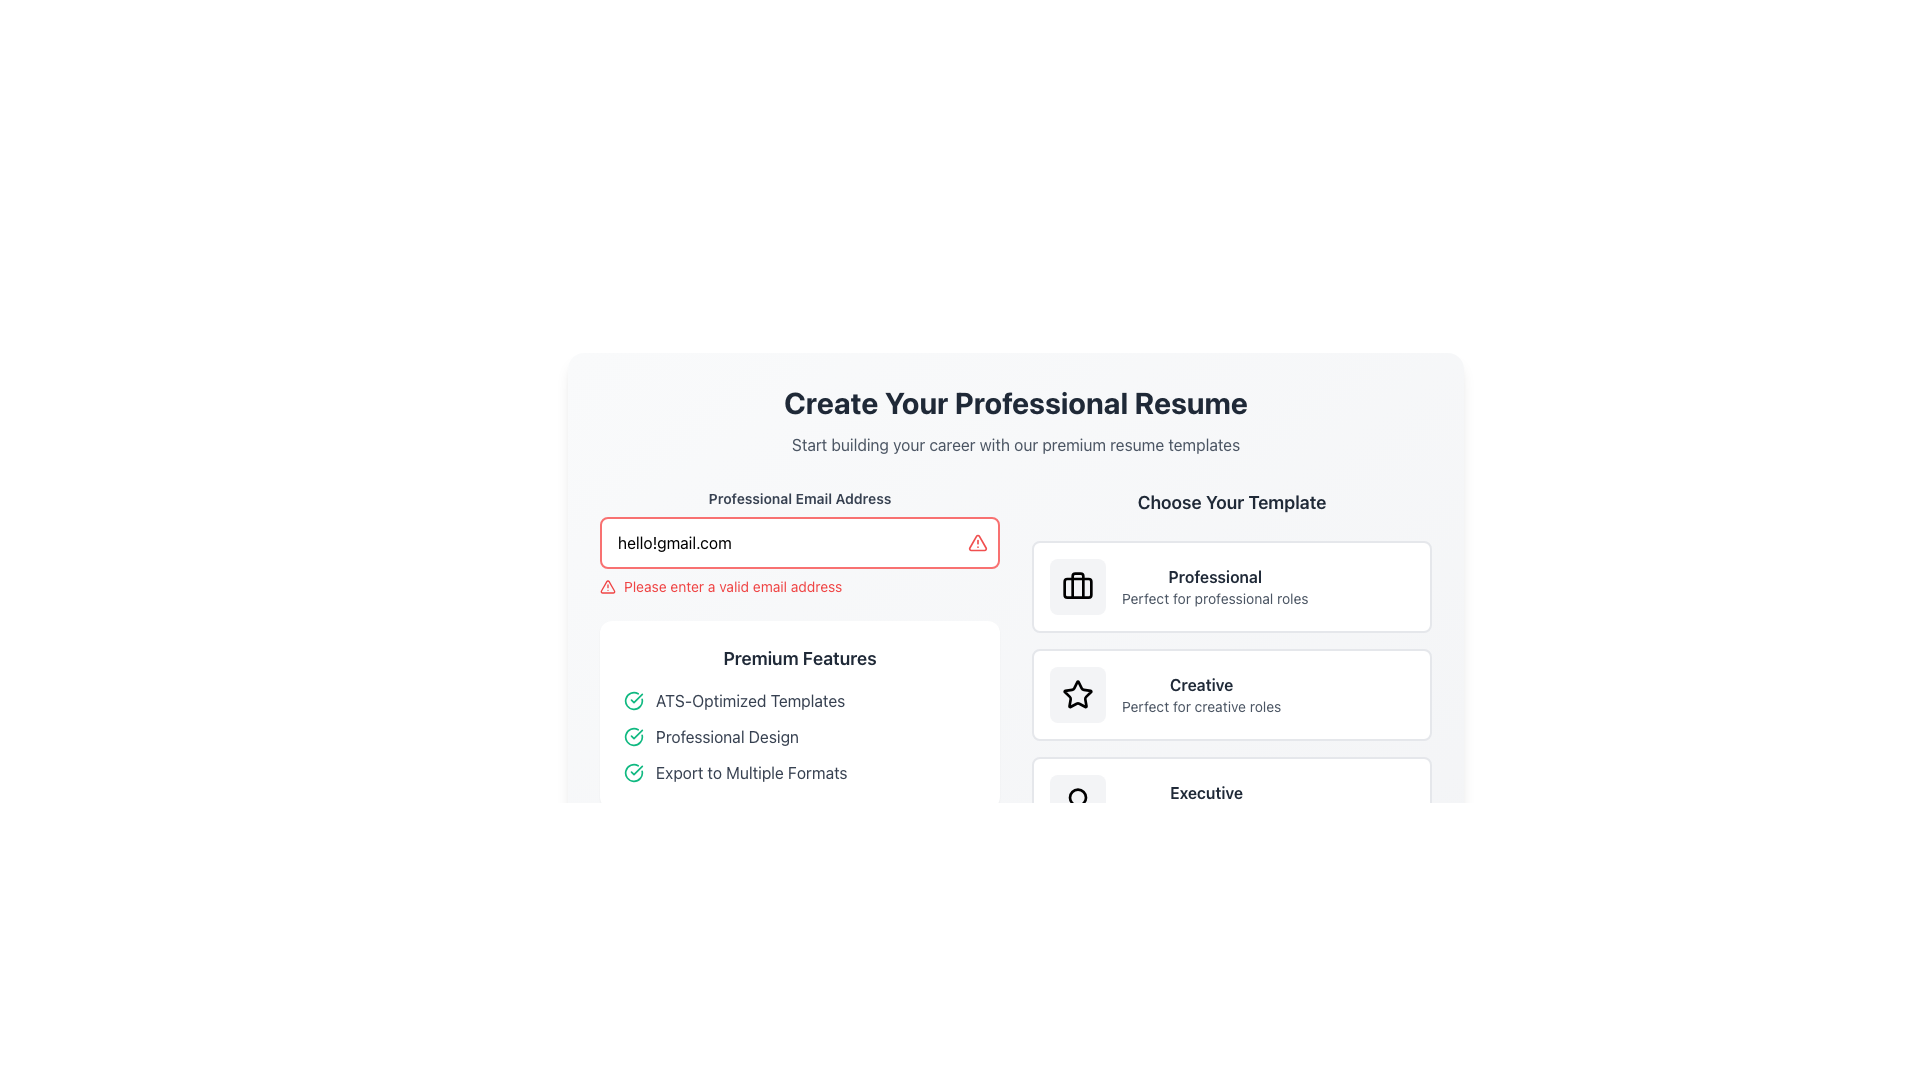 This screenshot has height=1080, width=1920. I want to click on the descriptive subtitle 'Perfect for professional roles' located under the 'Professional' listing in the 'Choose Your Template' section, so click(1214, 597).